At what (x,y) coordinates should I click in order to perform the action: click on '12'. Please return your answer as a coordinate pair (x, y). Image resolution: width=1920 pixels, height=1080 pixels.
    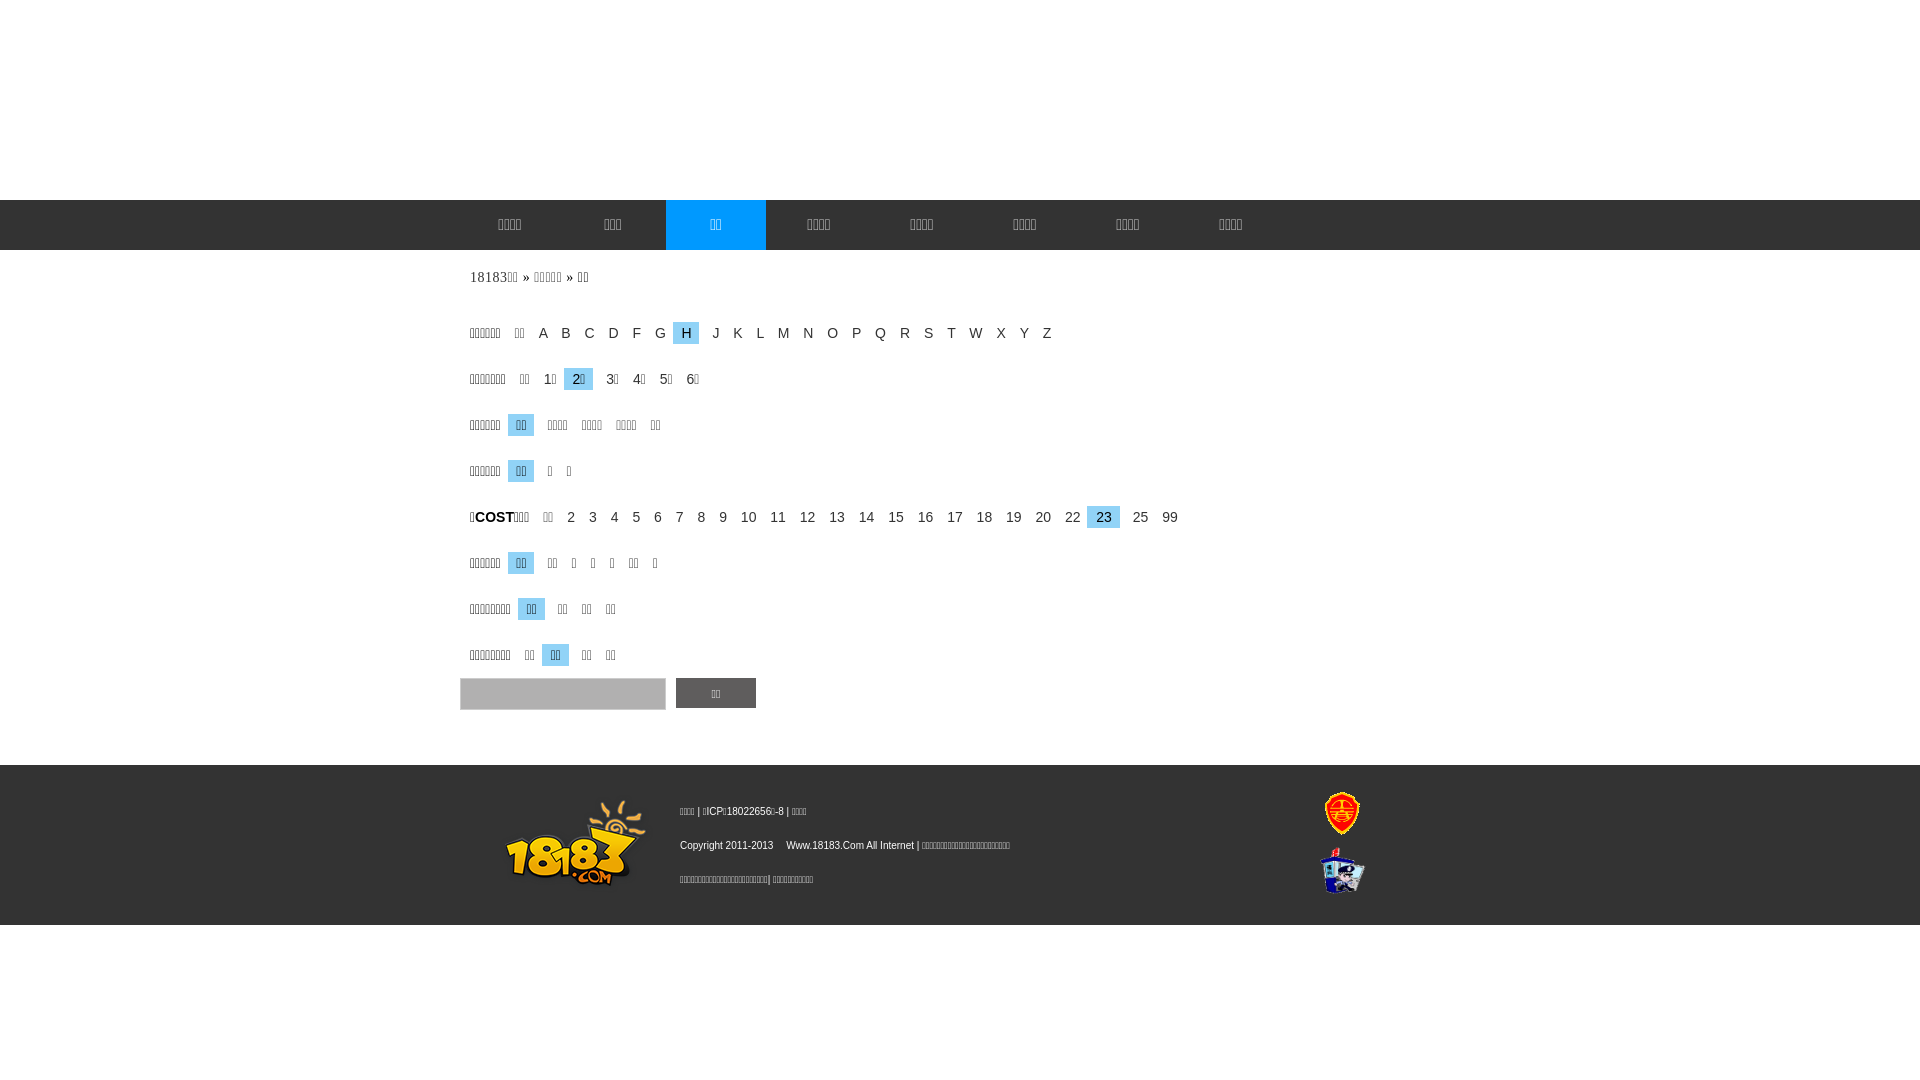
    Looking at the image, I should click on (802, 515).